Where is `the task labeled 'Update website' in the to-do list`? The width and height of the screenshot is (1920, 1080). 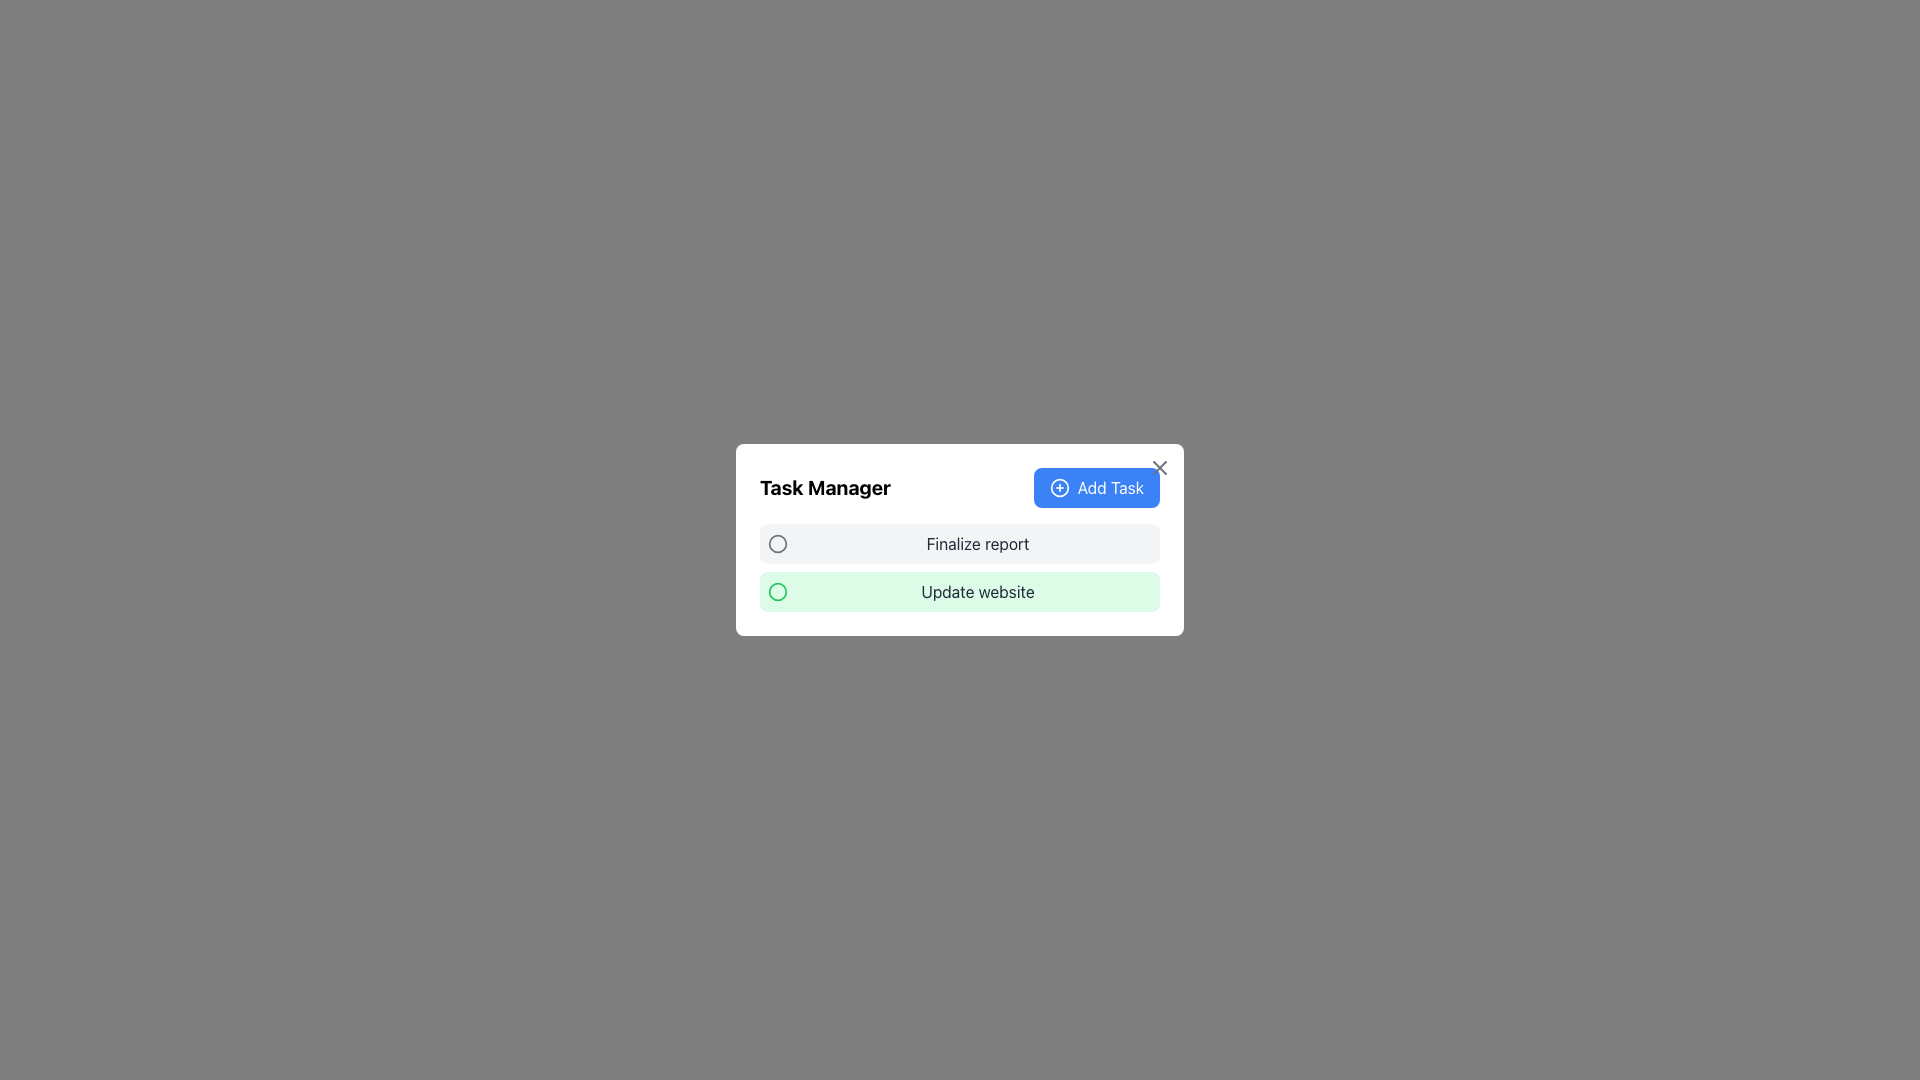 the task labeled 'Update website' in the to-do list is located at coordinates (960, 590).